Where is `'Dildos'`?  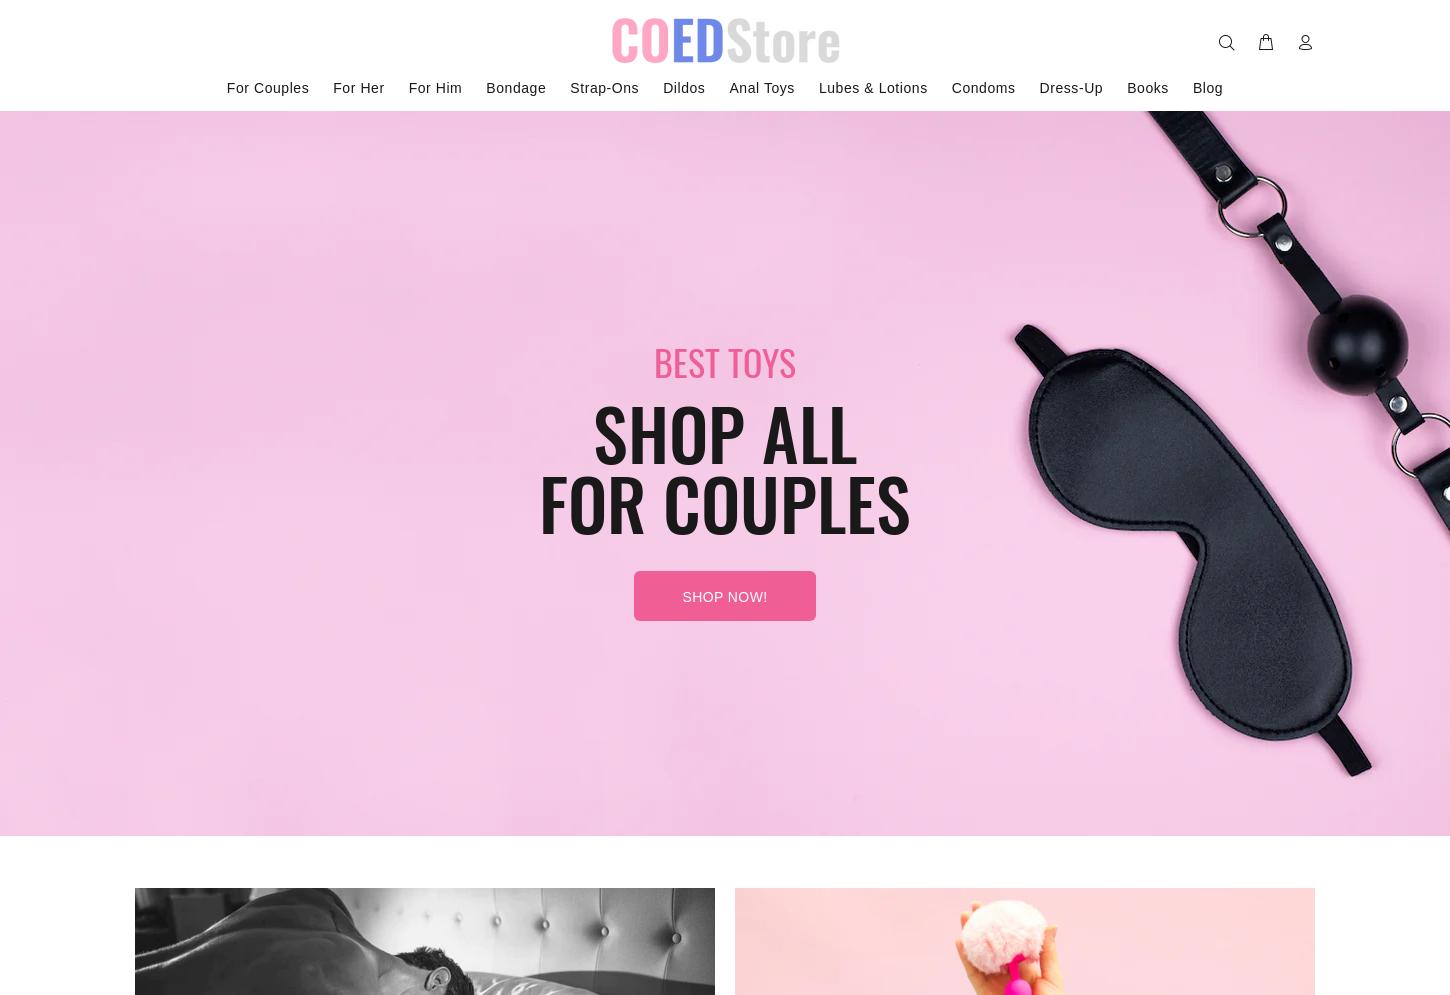 'Dildos' is located at coordinates (682, 87).